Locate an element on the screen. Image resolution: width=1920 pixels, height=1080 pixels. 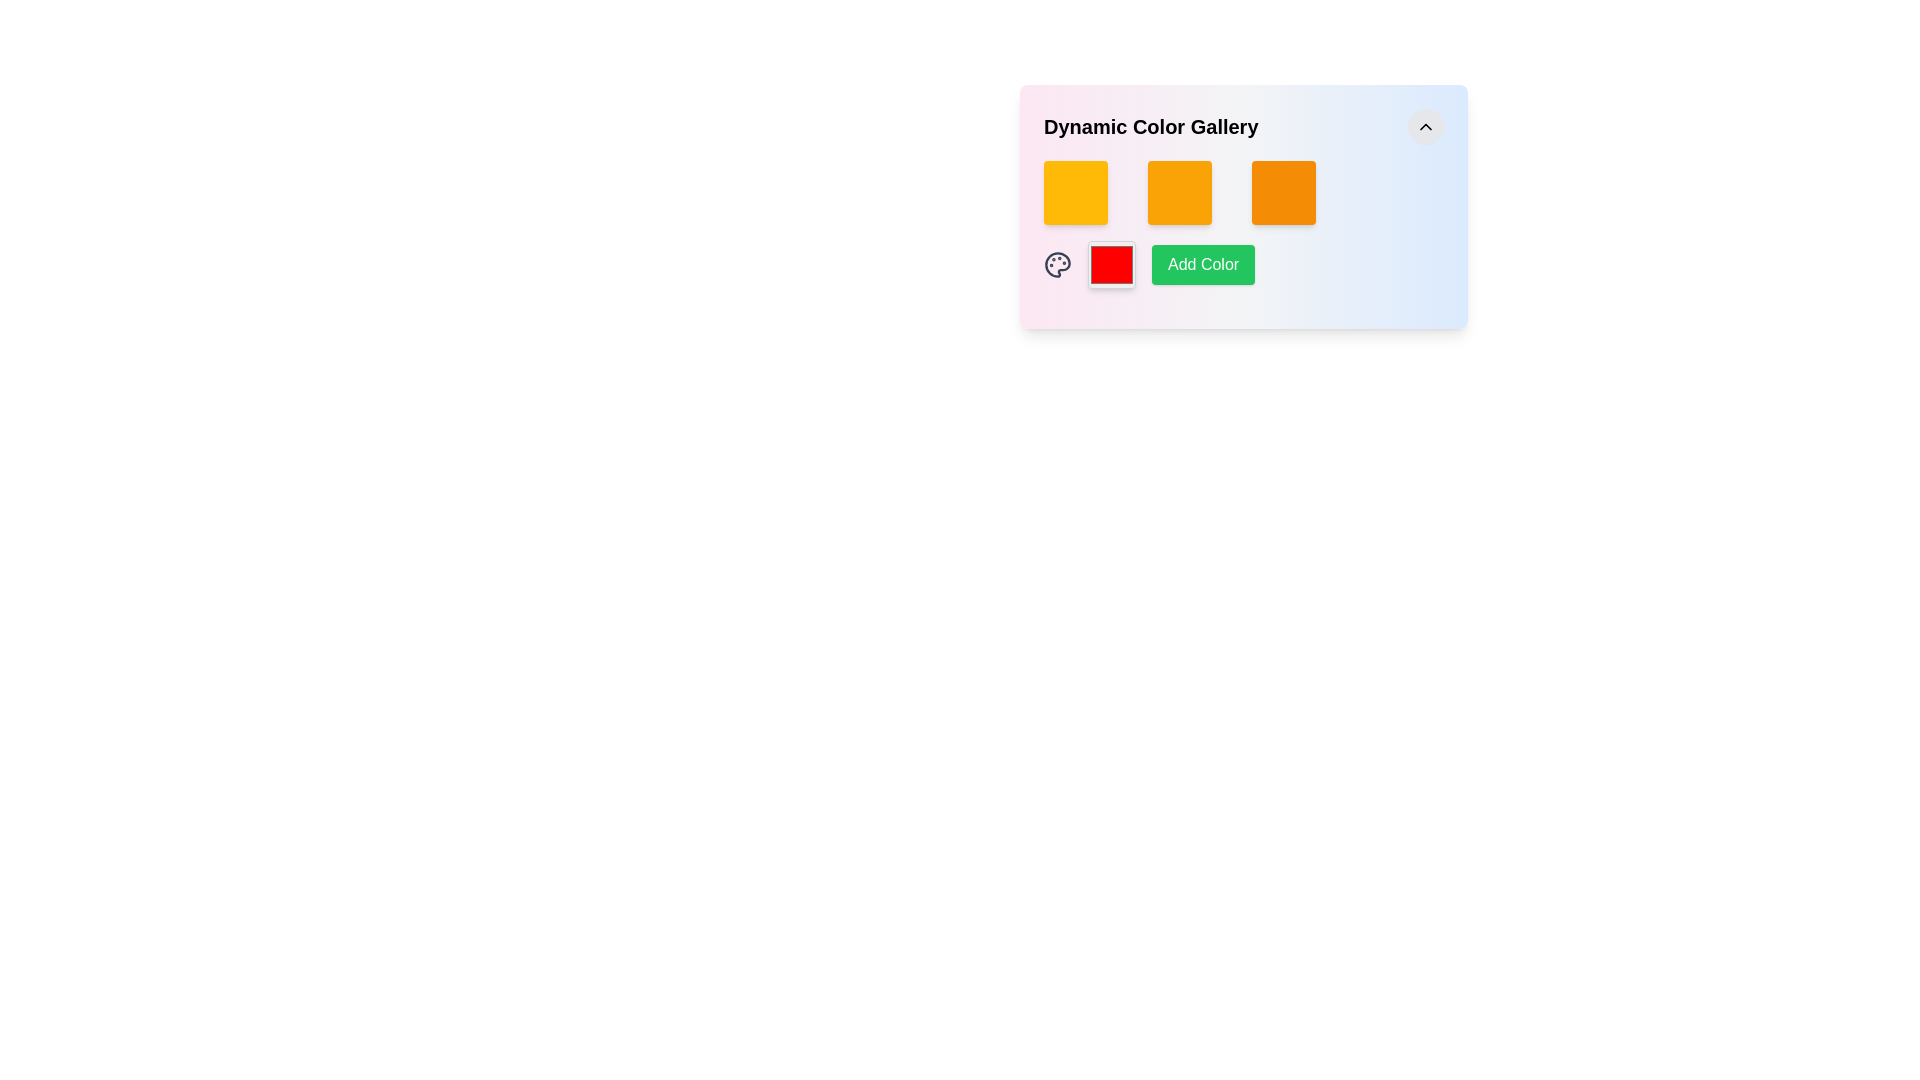
the small red square color picker, which is located immediately to the right of the palette icon and to the left of the 'Add Color' button is located at coordinates (1111, 264).